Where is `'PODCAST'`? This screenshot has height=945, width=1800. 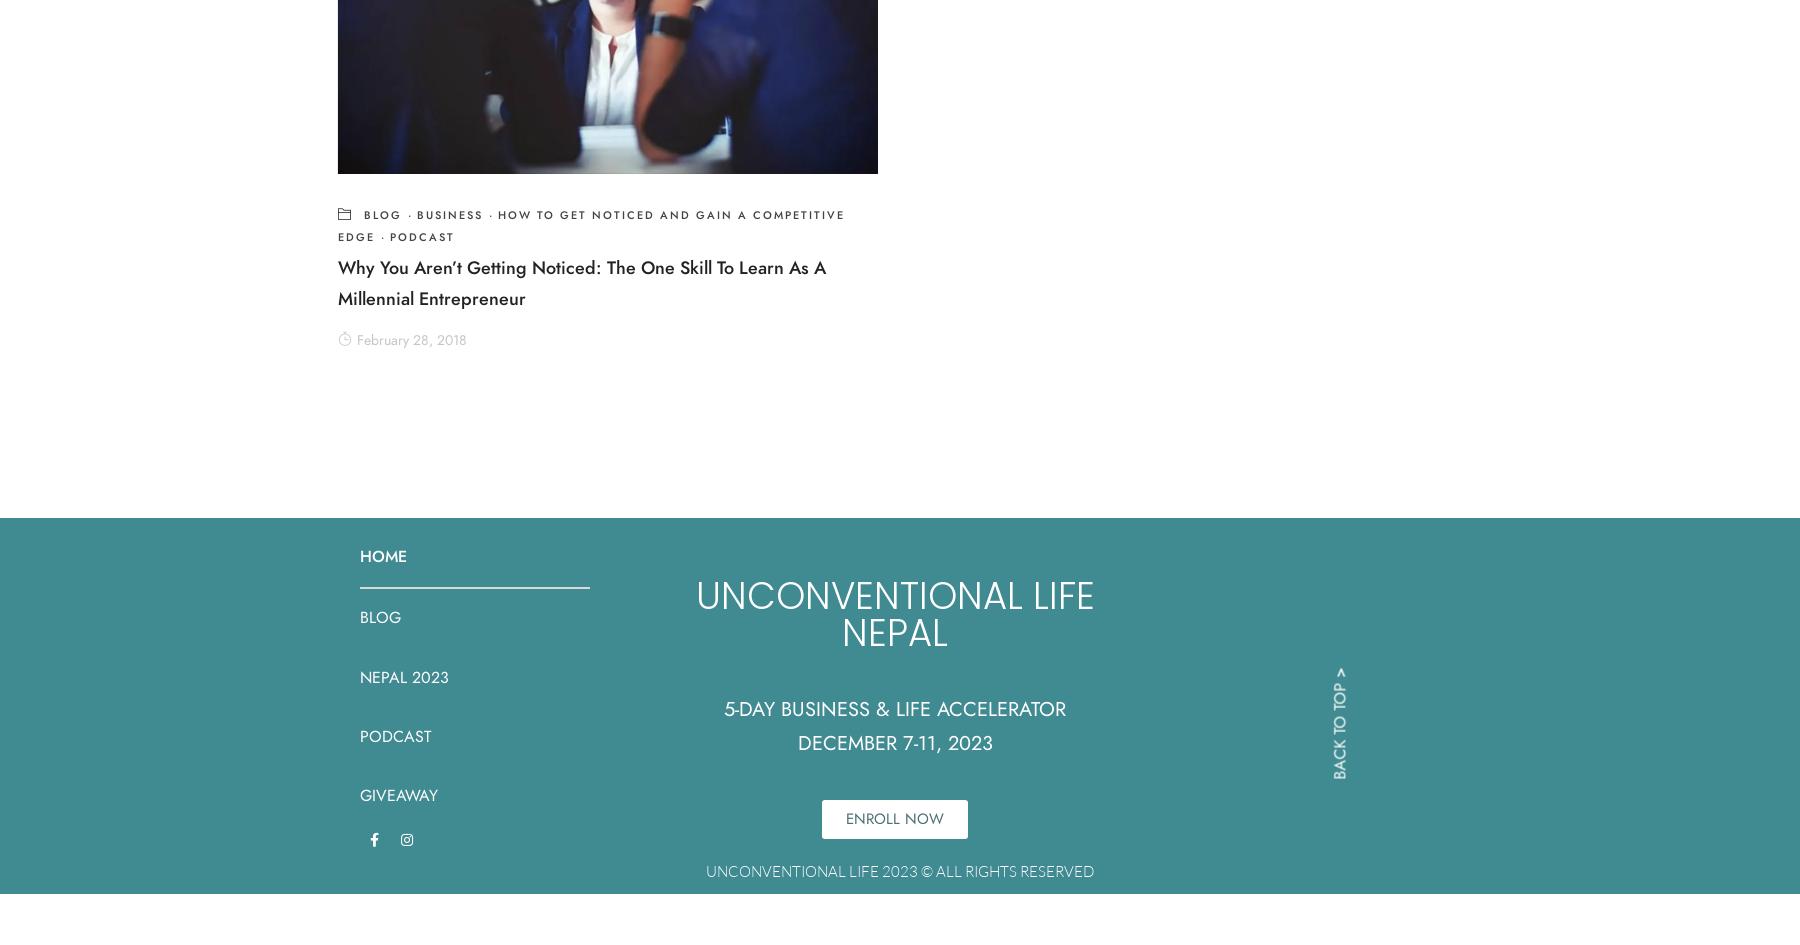 'PODCAST' is located at coordinates (395, 735).